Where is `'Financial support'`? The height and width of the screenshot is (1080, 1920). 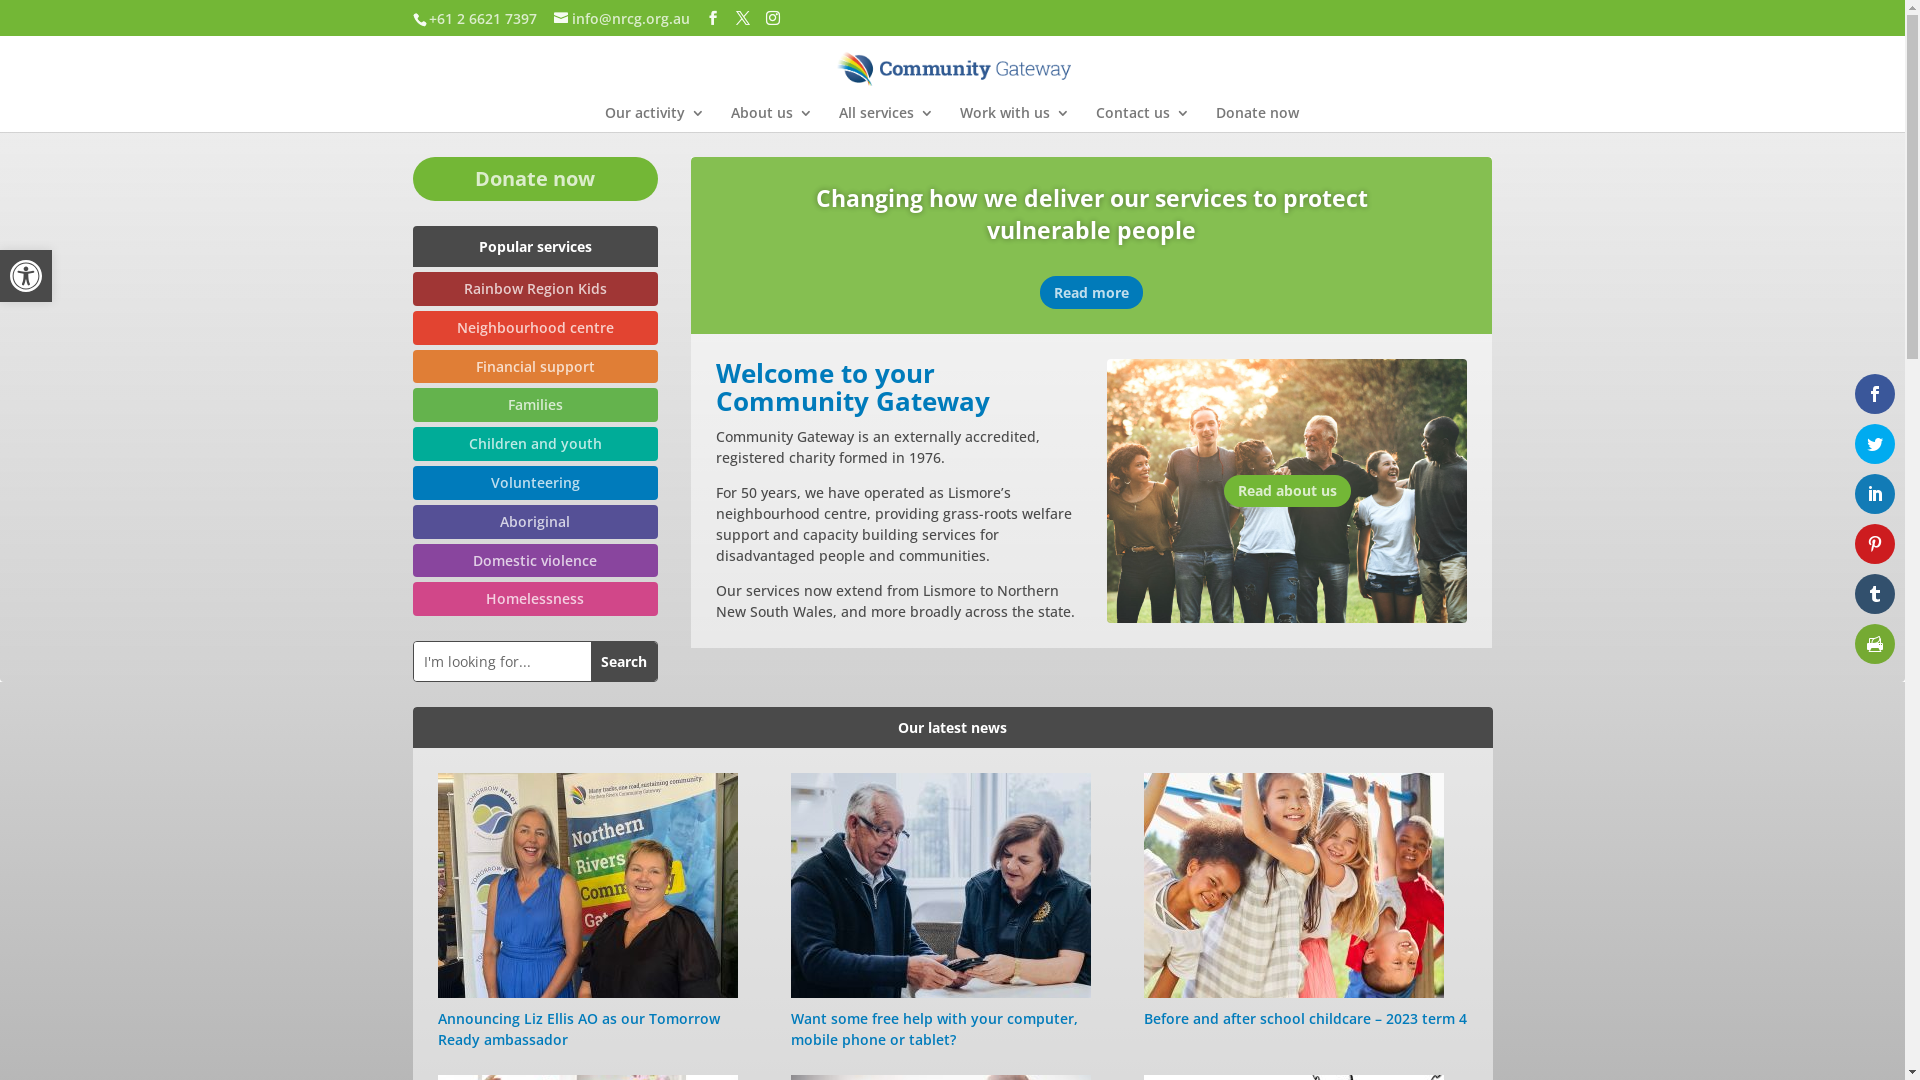
'Financial support' is located at coordinates (534, 366).